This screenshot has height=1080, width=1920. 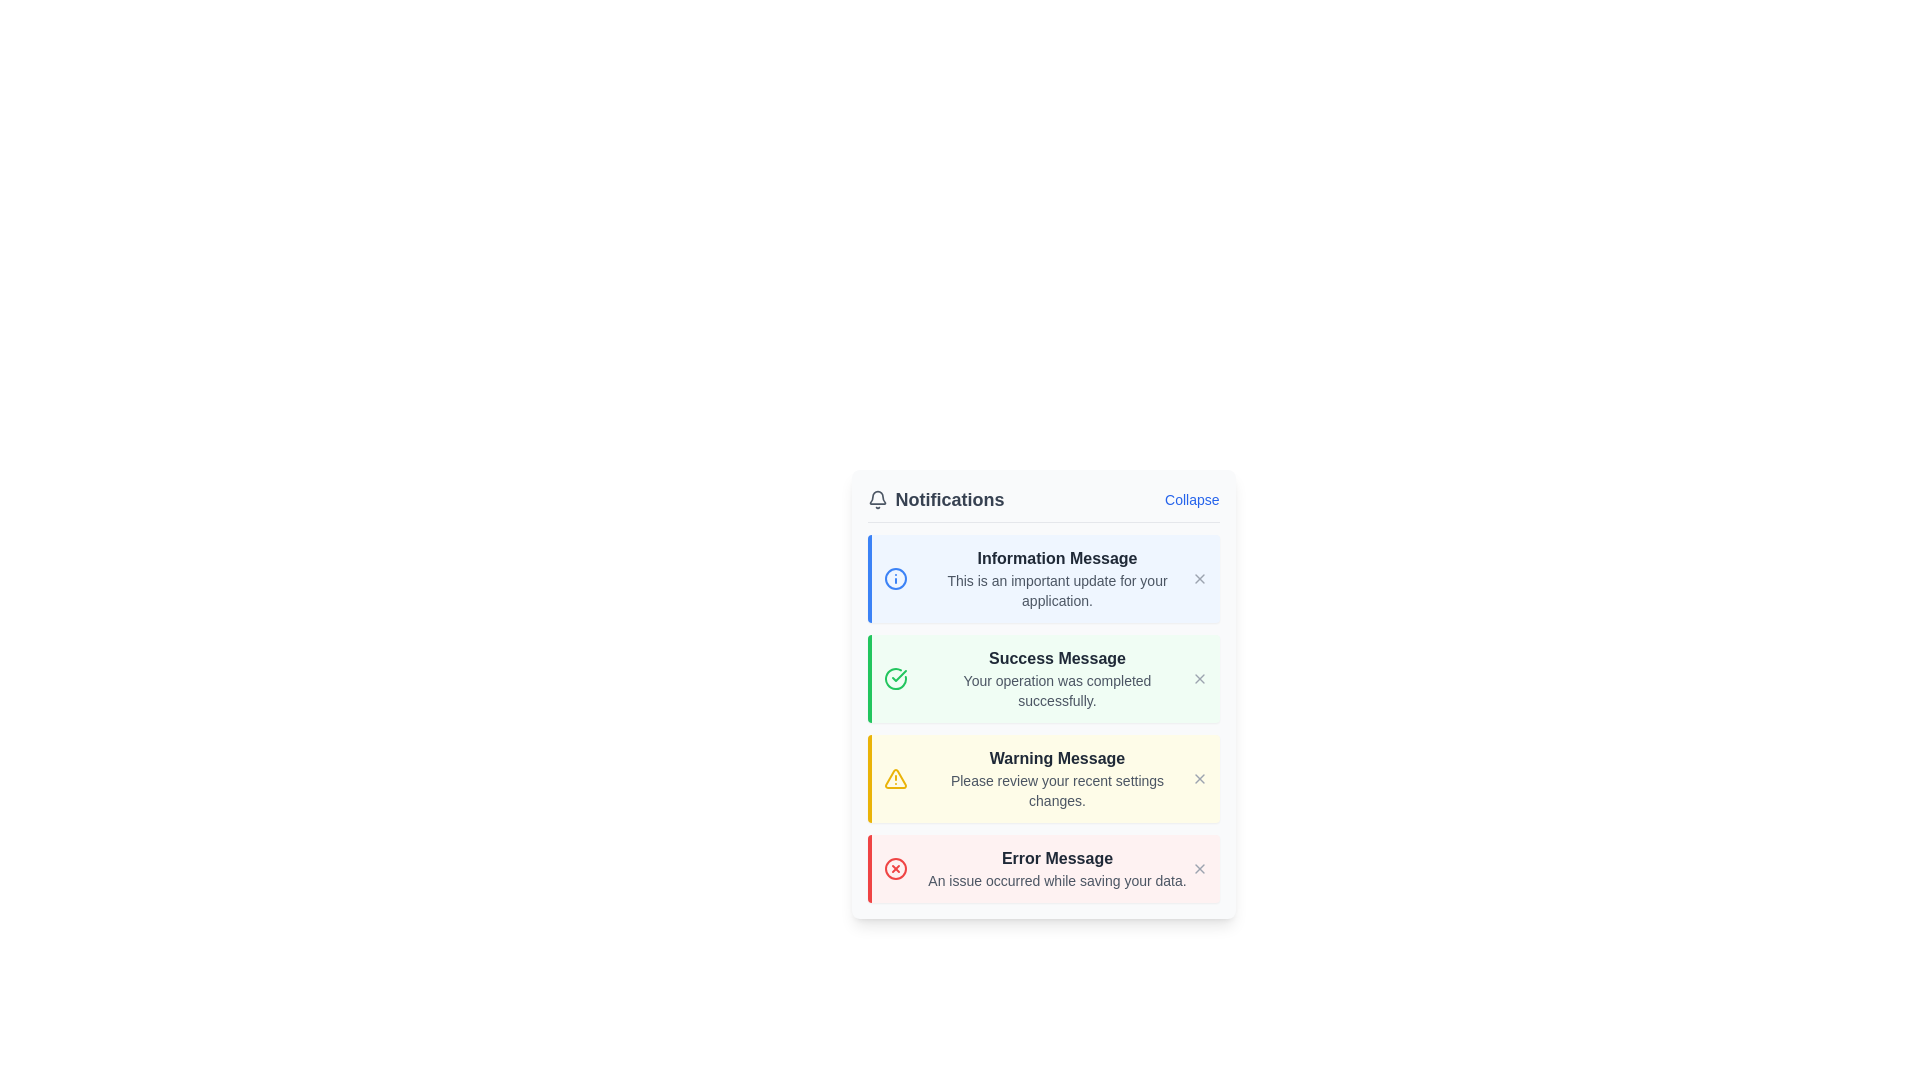 What do you see at coordinates (1056, 677) in the screenshot?
I see `text from the success message notification block that displays 'Success Message' and 'Your operation was completed successfully.'` at bounding box center [1056, 677].